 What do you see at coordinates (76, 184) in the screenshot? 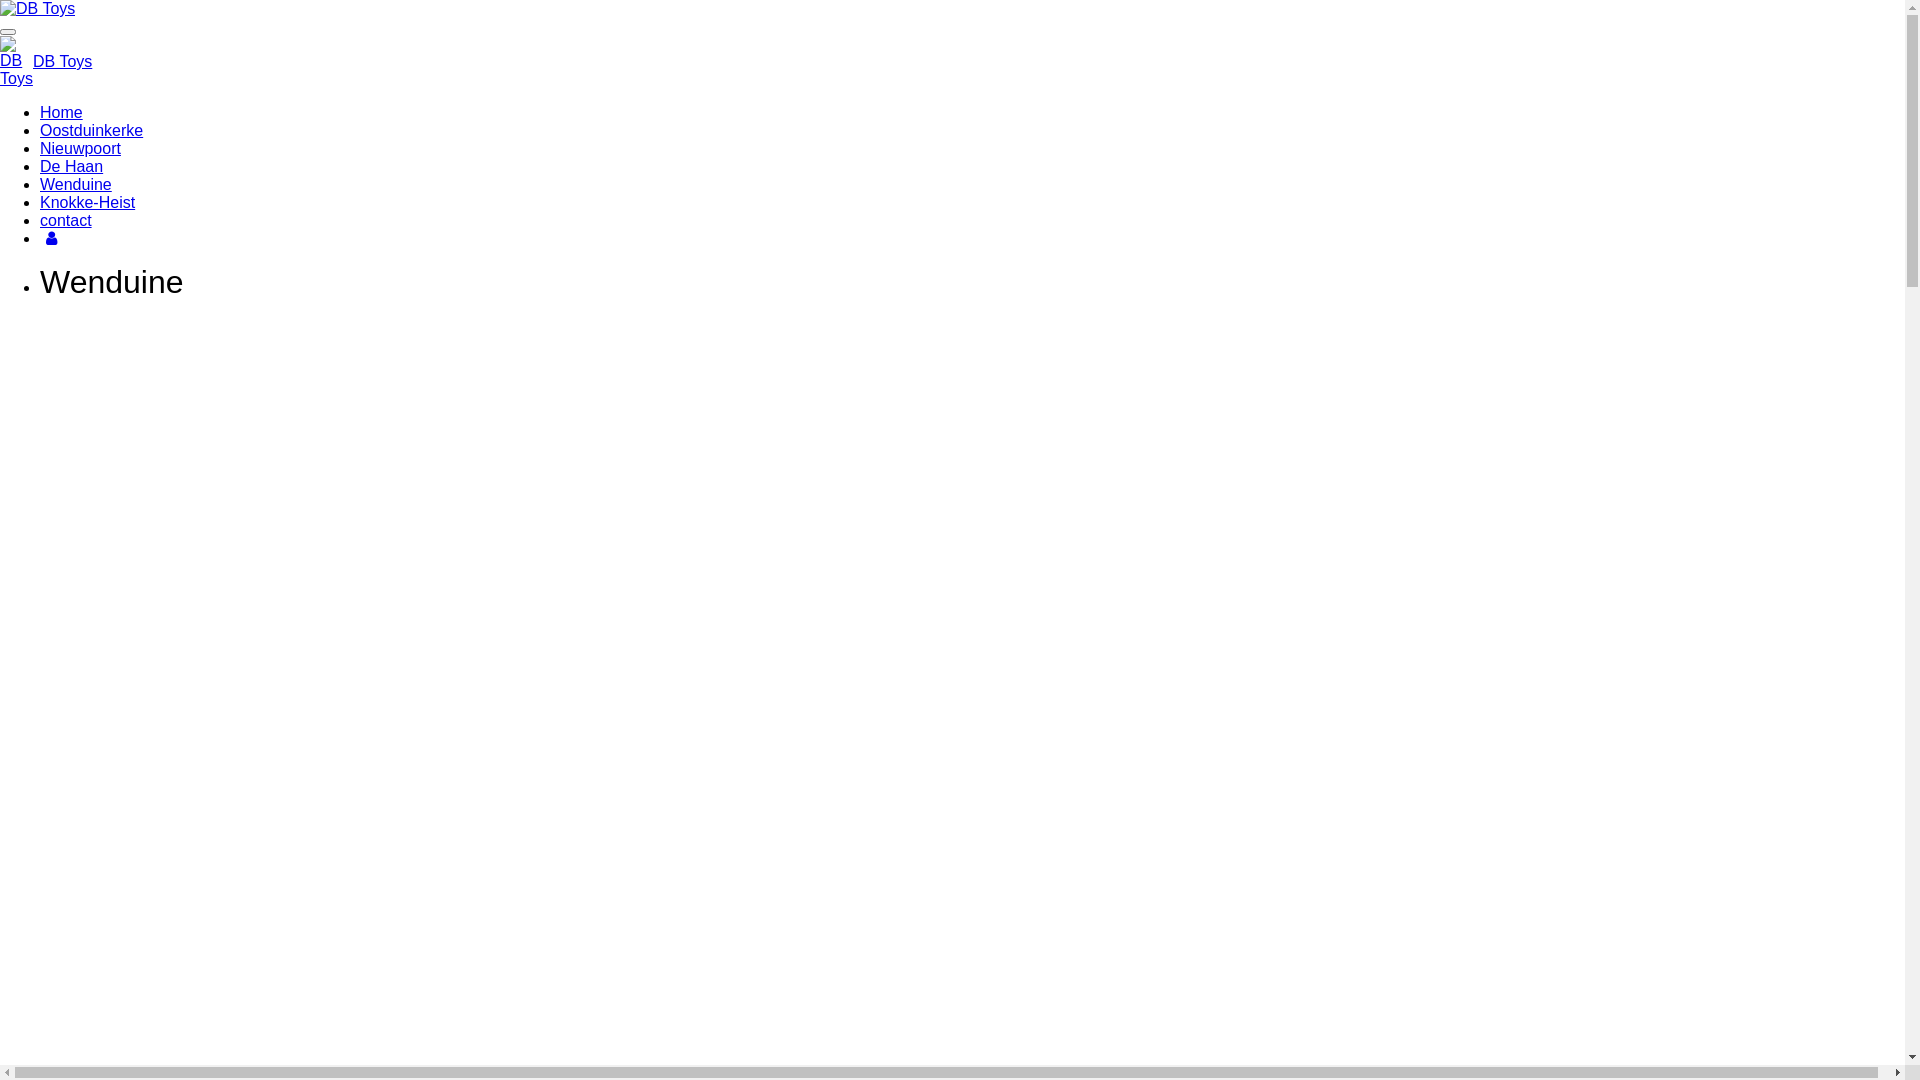
I see `'Wenduine'` at bounding box center [76, 184].